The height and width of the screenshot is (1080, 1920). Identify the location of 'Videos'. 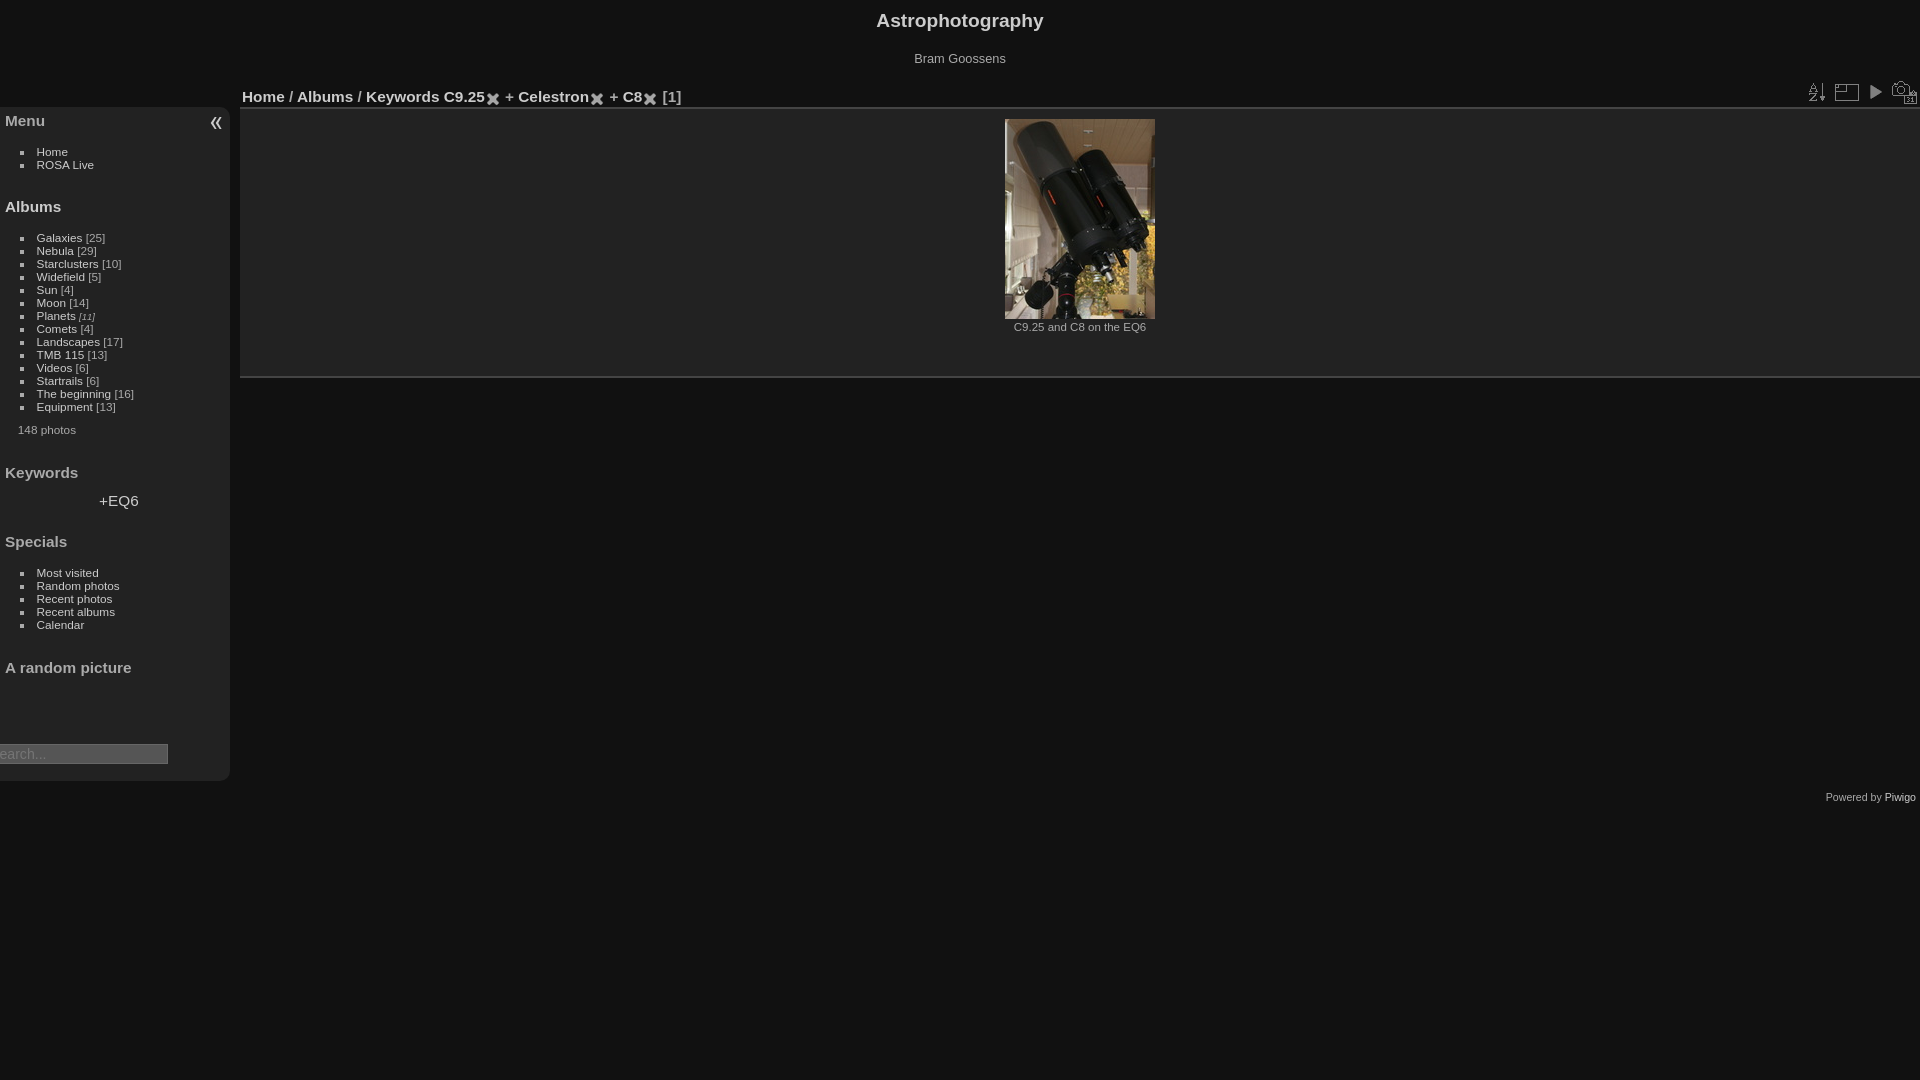
(37, 367).